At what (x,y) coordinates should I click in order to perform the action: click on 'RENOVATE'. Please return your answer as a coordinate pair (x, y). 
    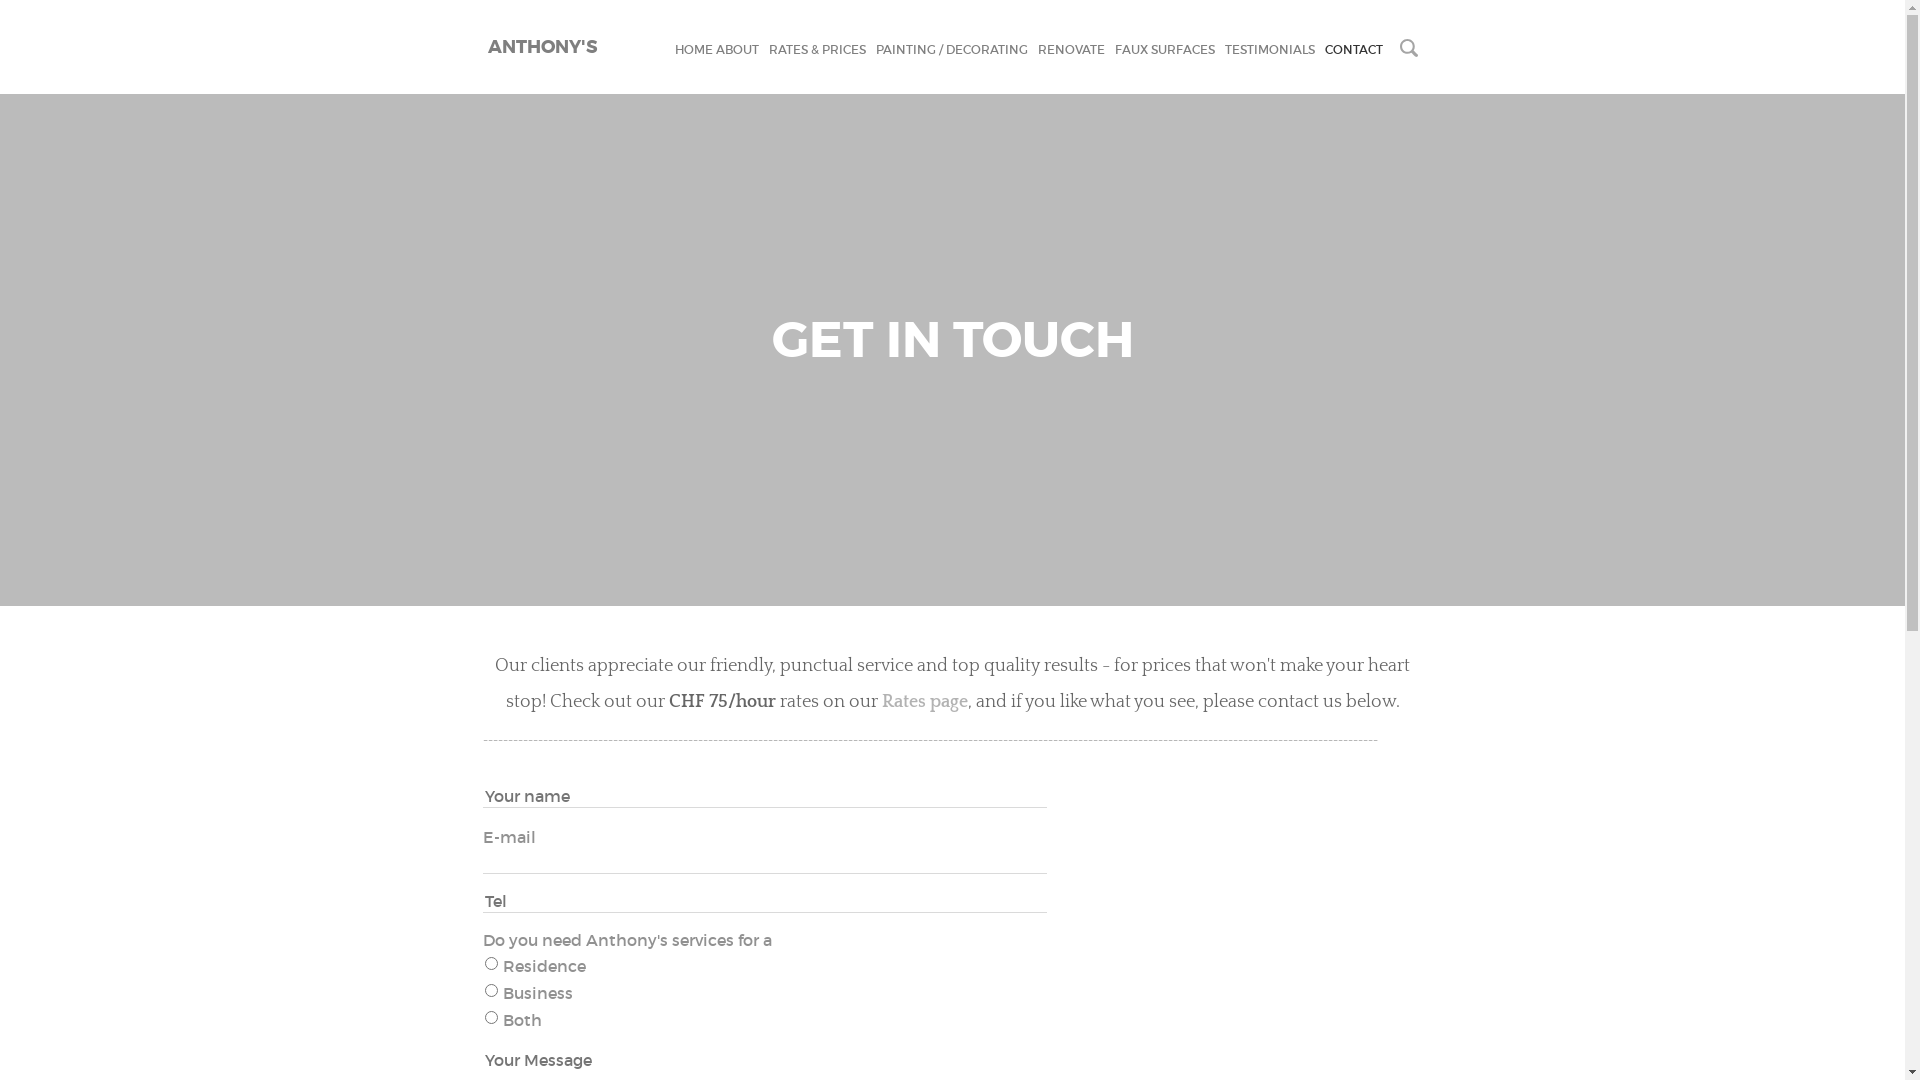
    Looking at the image, I should click on (1037, 48).